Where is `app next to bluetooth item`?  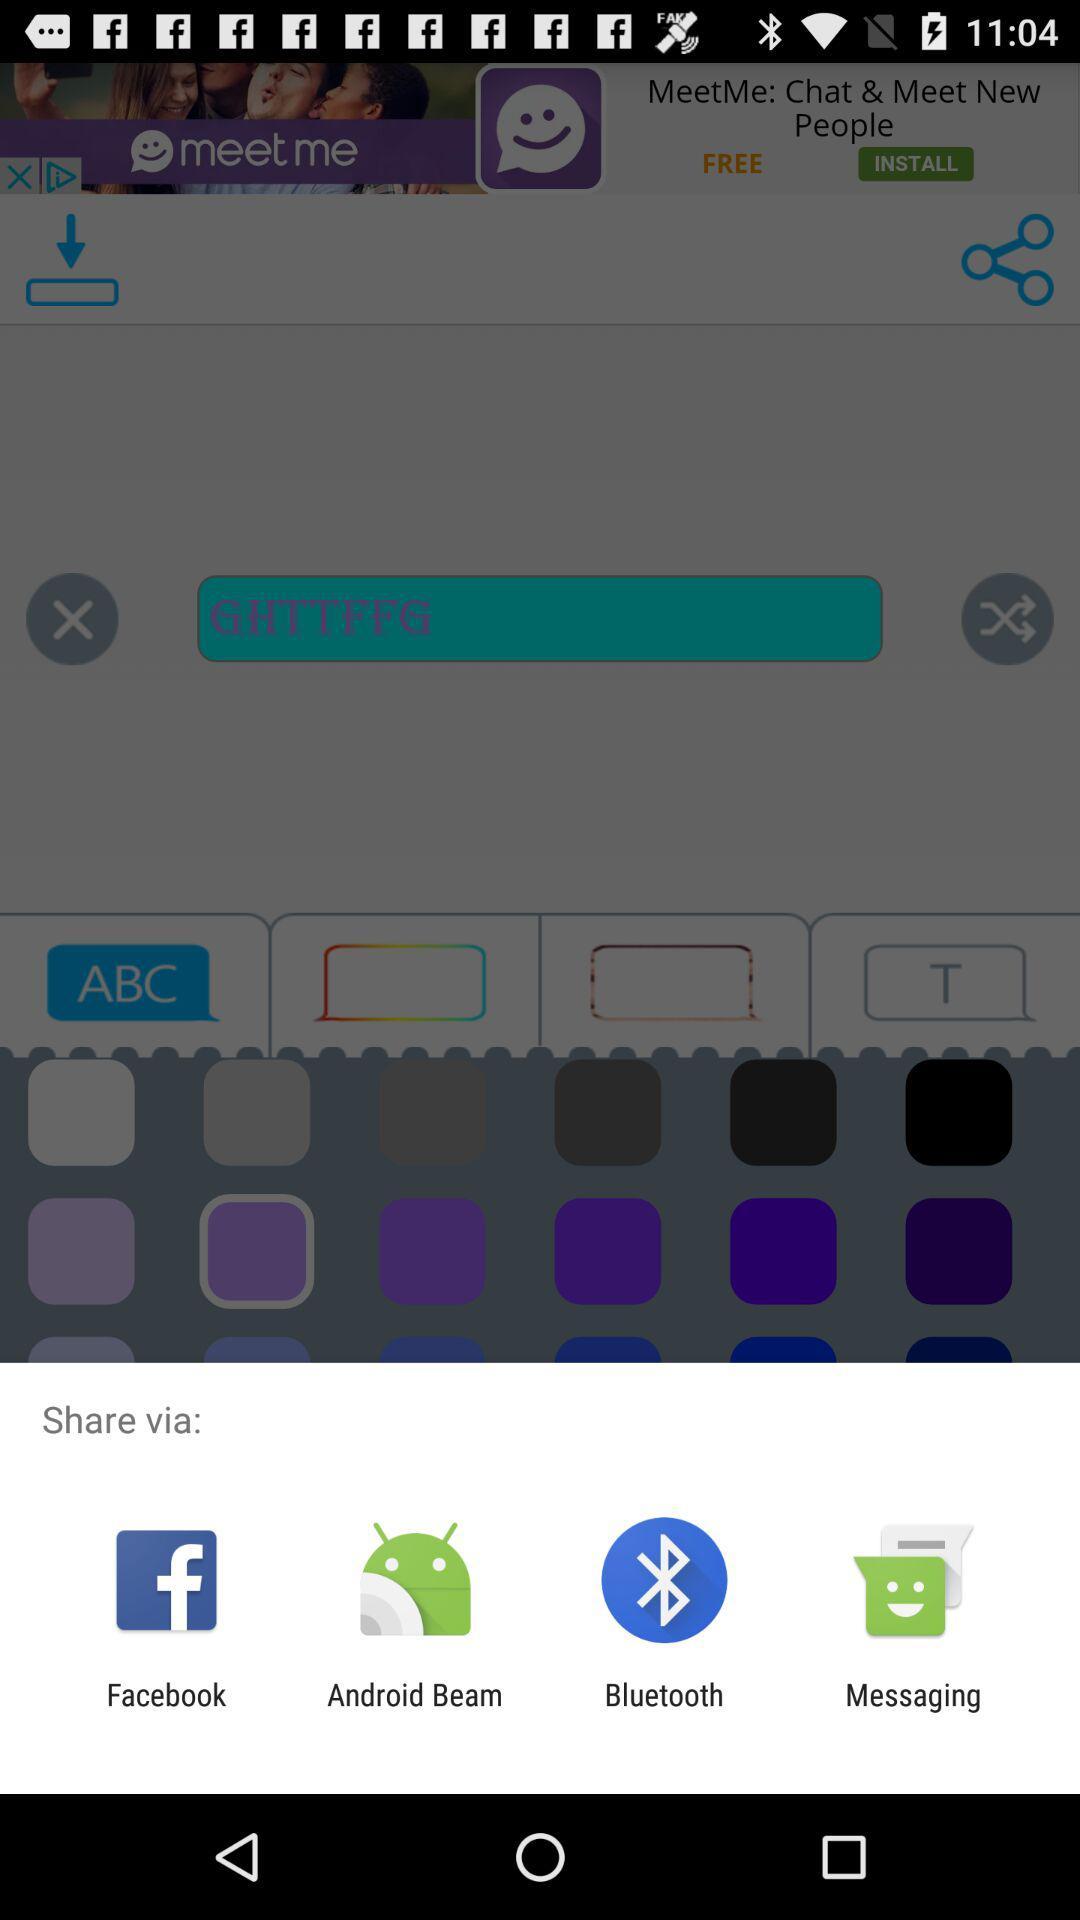
app next to bluetooth item is located at coordinates (414, 1711).